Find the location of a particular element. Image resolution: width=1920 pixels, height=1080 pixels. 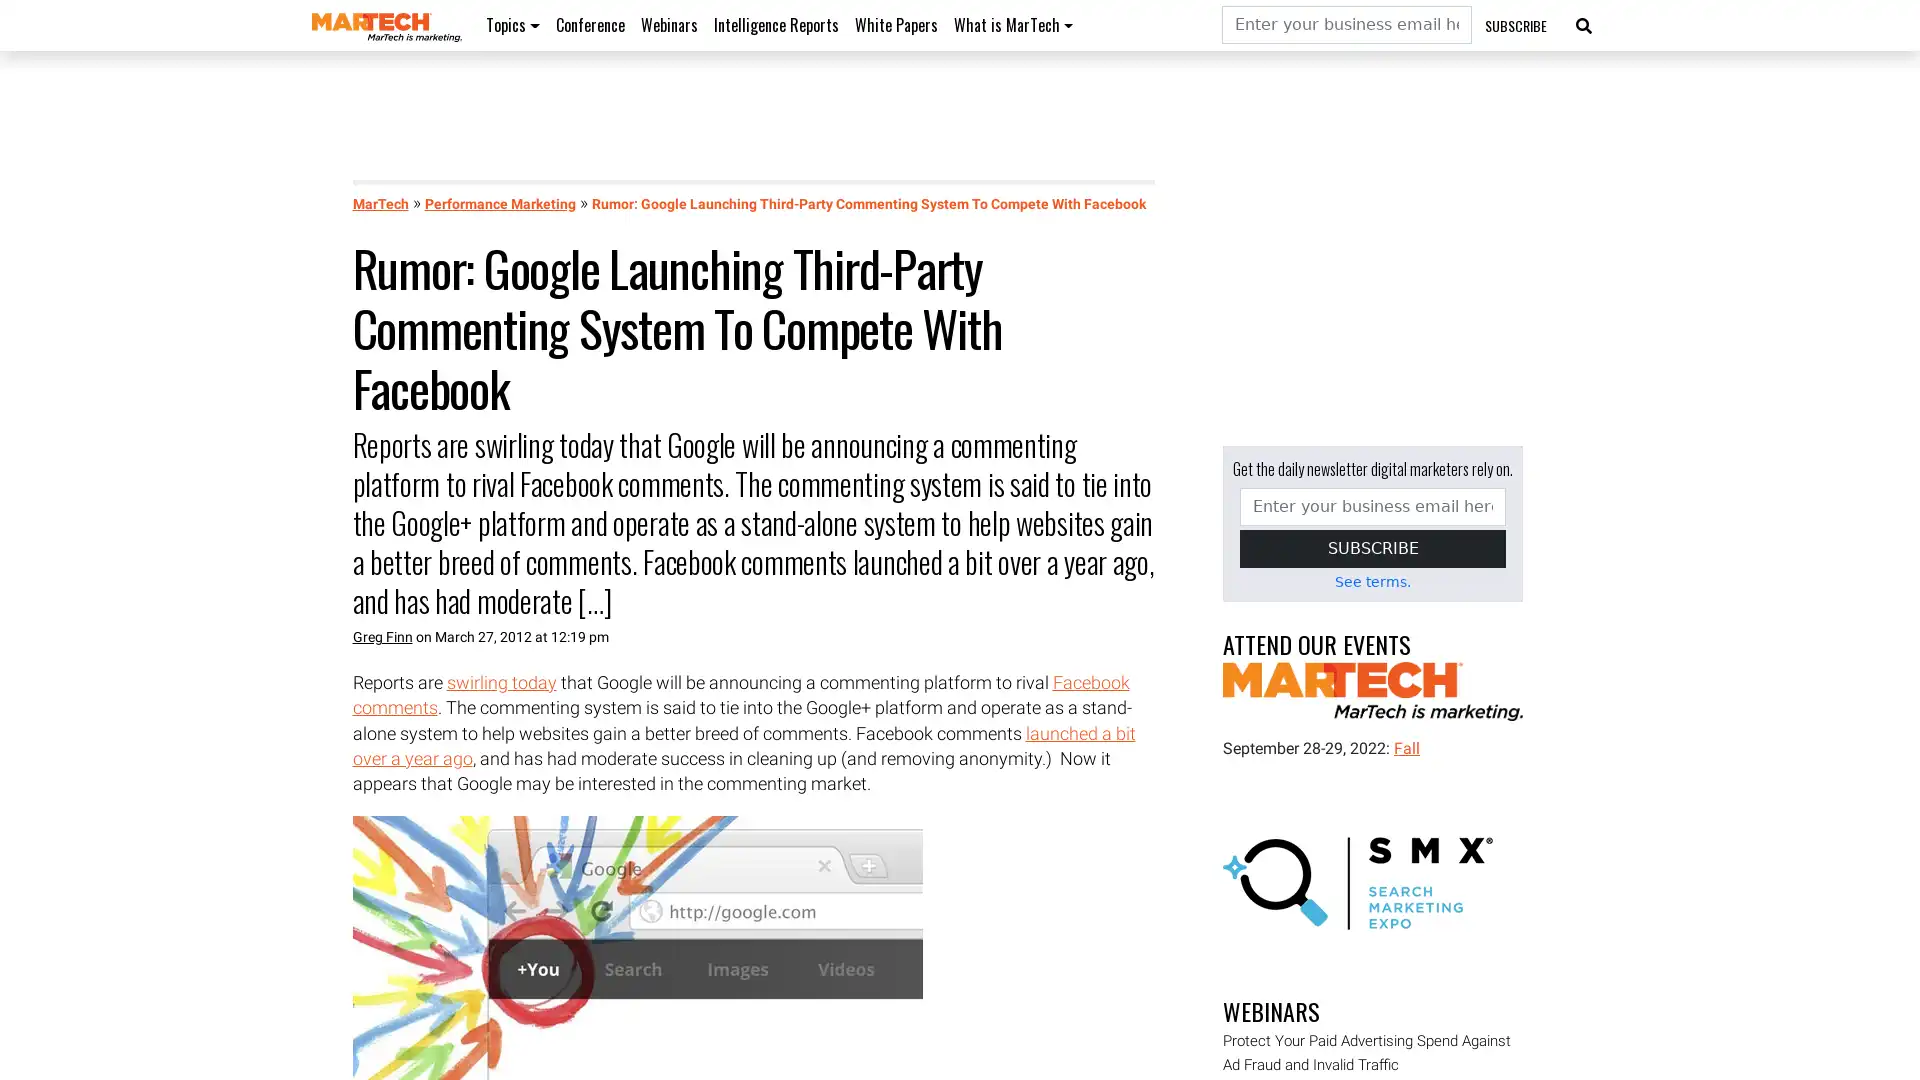

SUBSCRIBE is located at coordinates (1516, 24).